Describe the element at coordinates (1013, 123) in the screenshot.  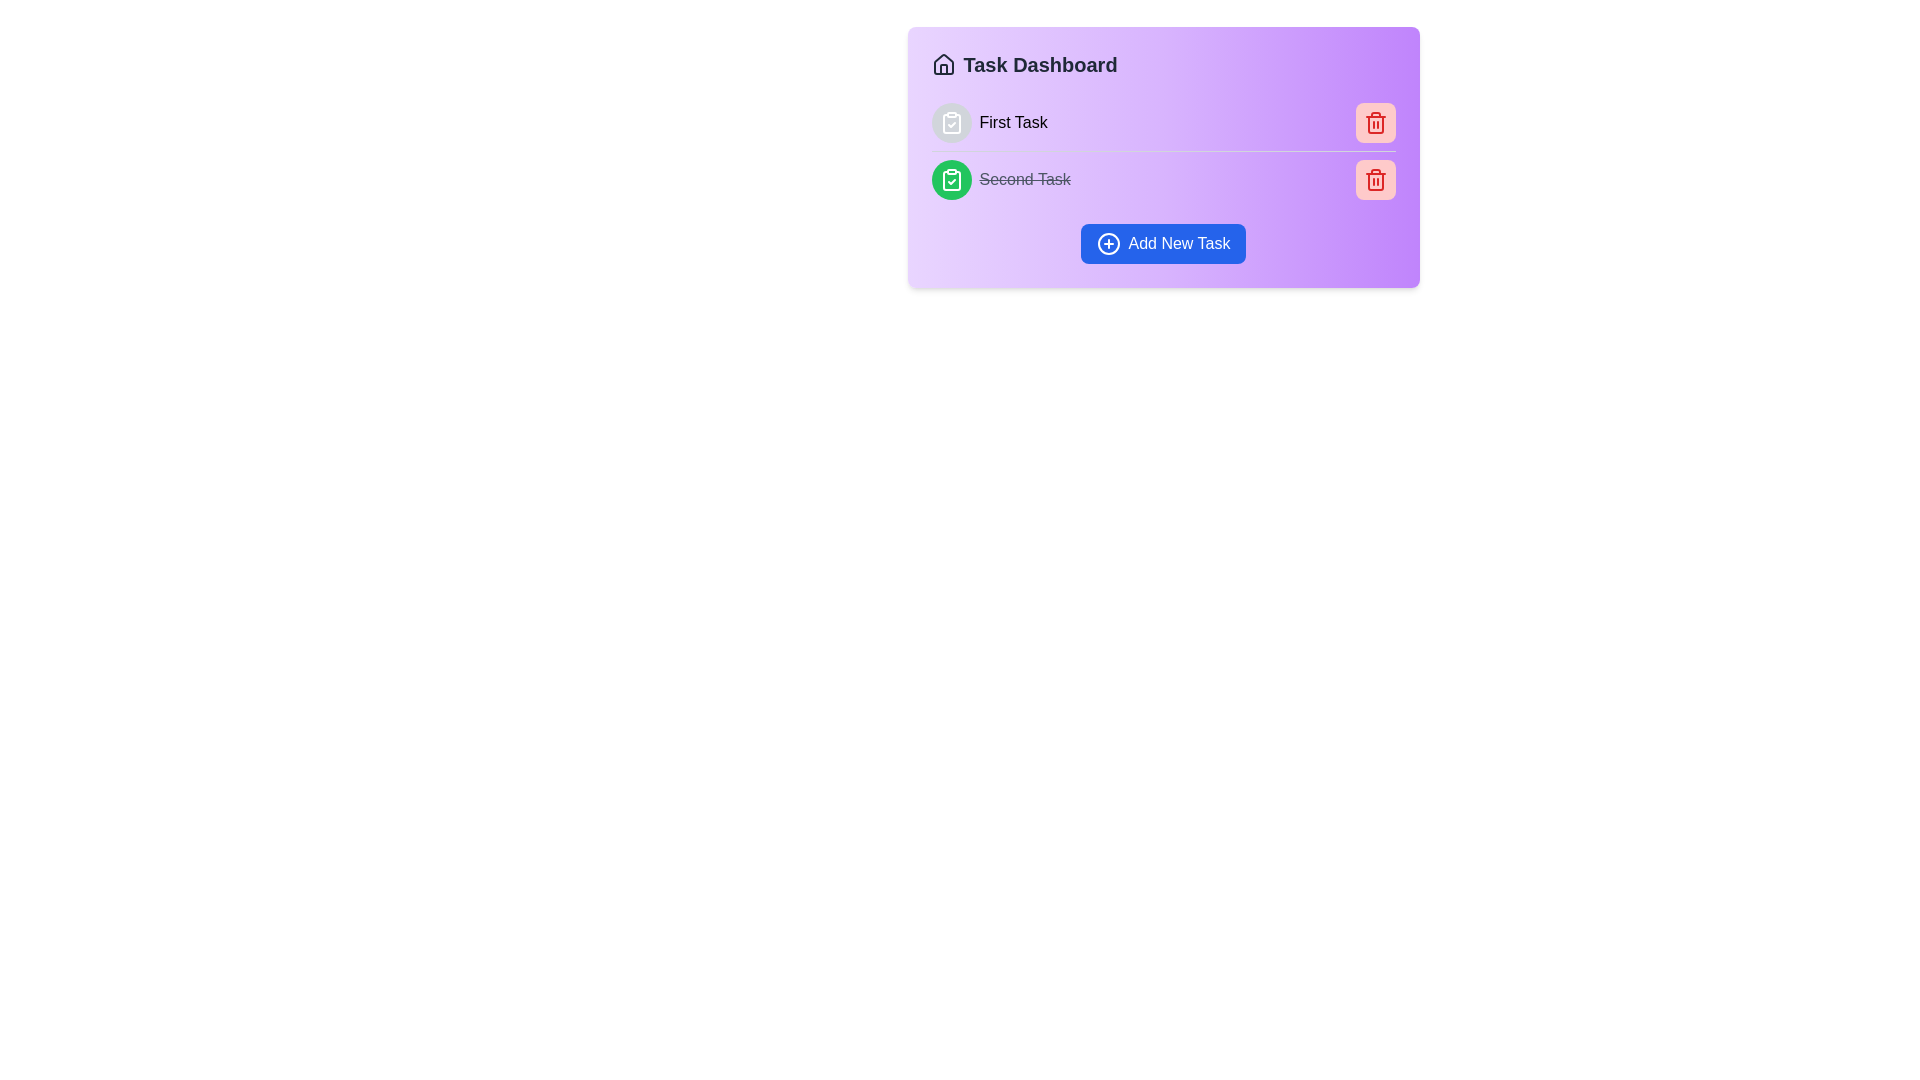
I see `the 'First Task' text label in the task dashboard interface` at that location.